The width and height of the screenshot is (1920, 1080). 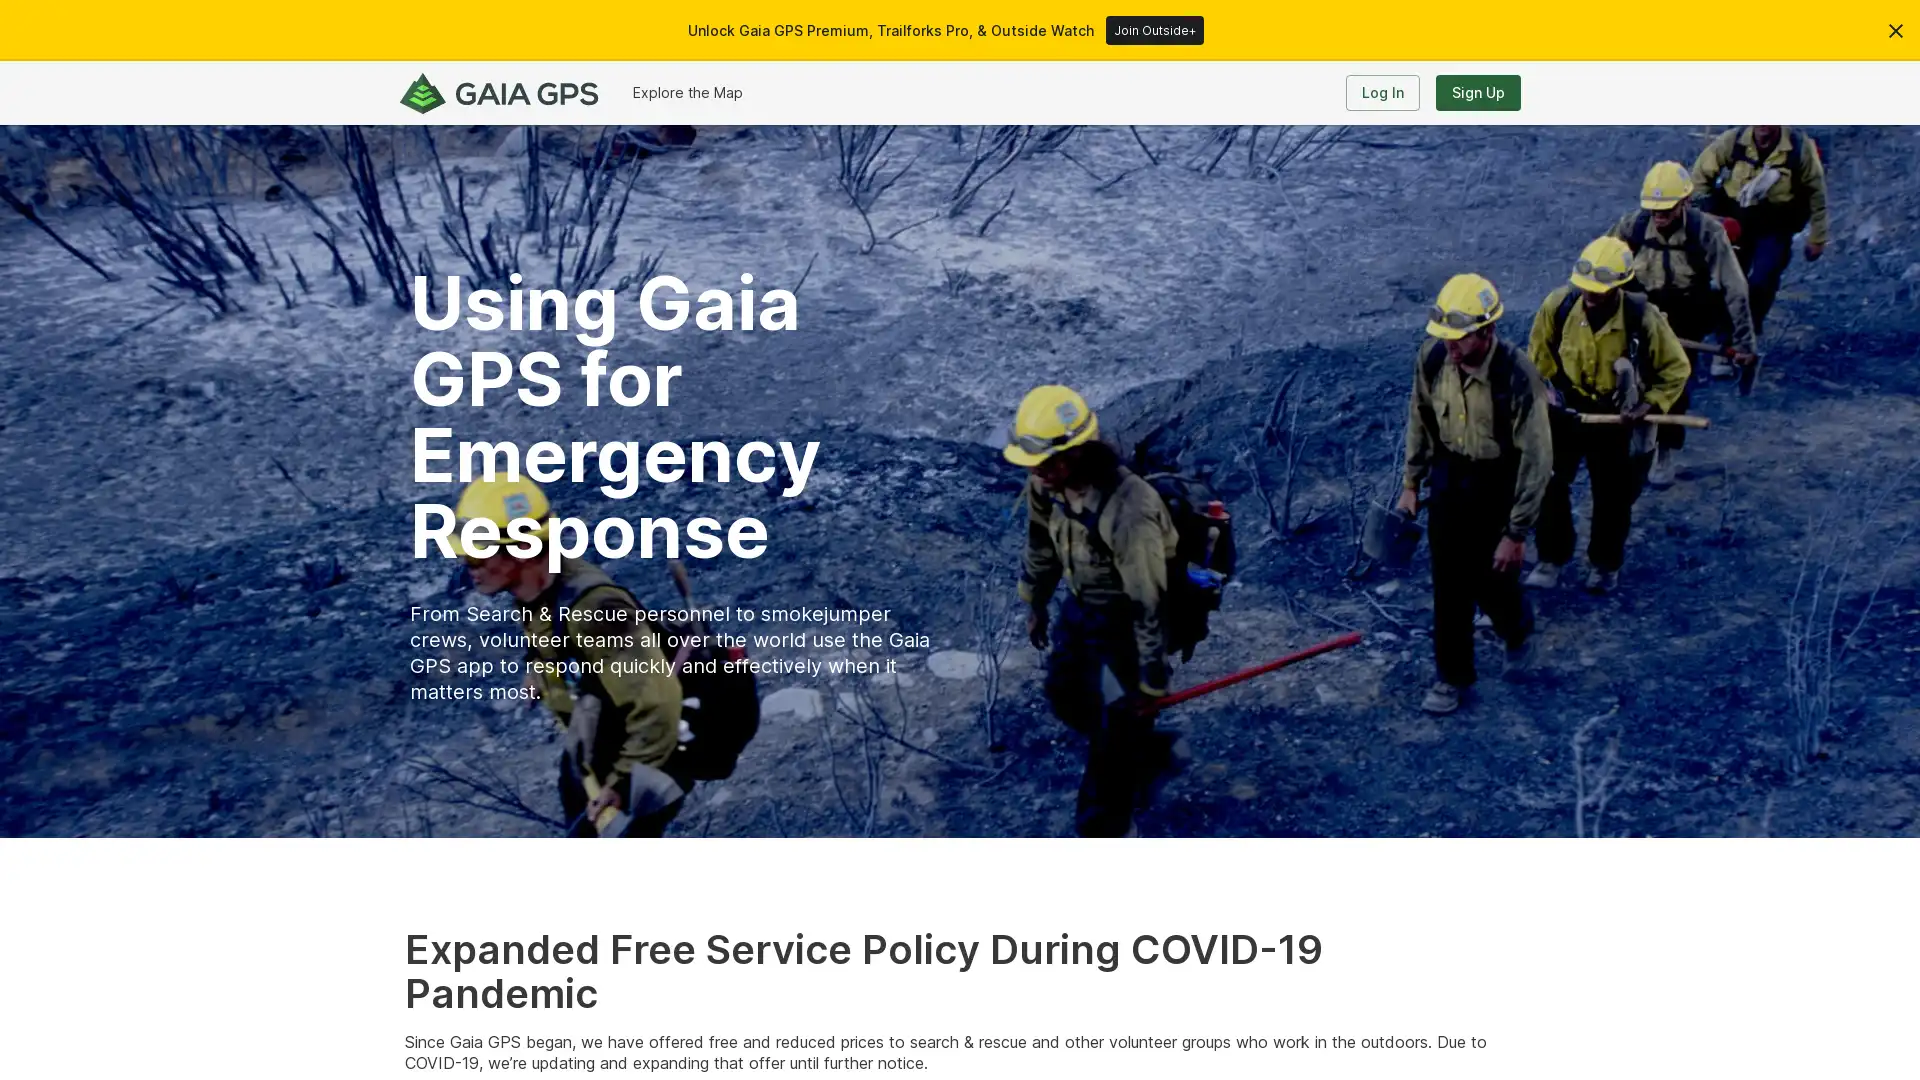 I want to click on Sign Up, so click(x=1478, y=92).